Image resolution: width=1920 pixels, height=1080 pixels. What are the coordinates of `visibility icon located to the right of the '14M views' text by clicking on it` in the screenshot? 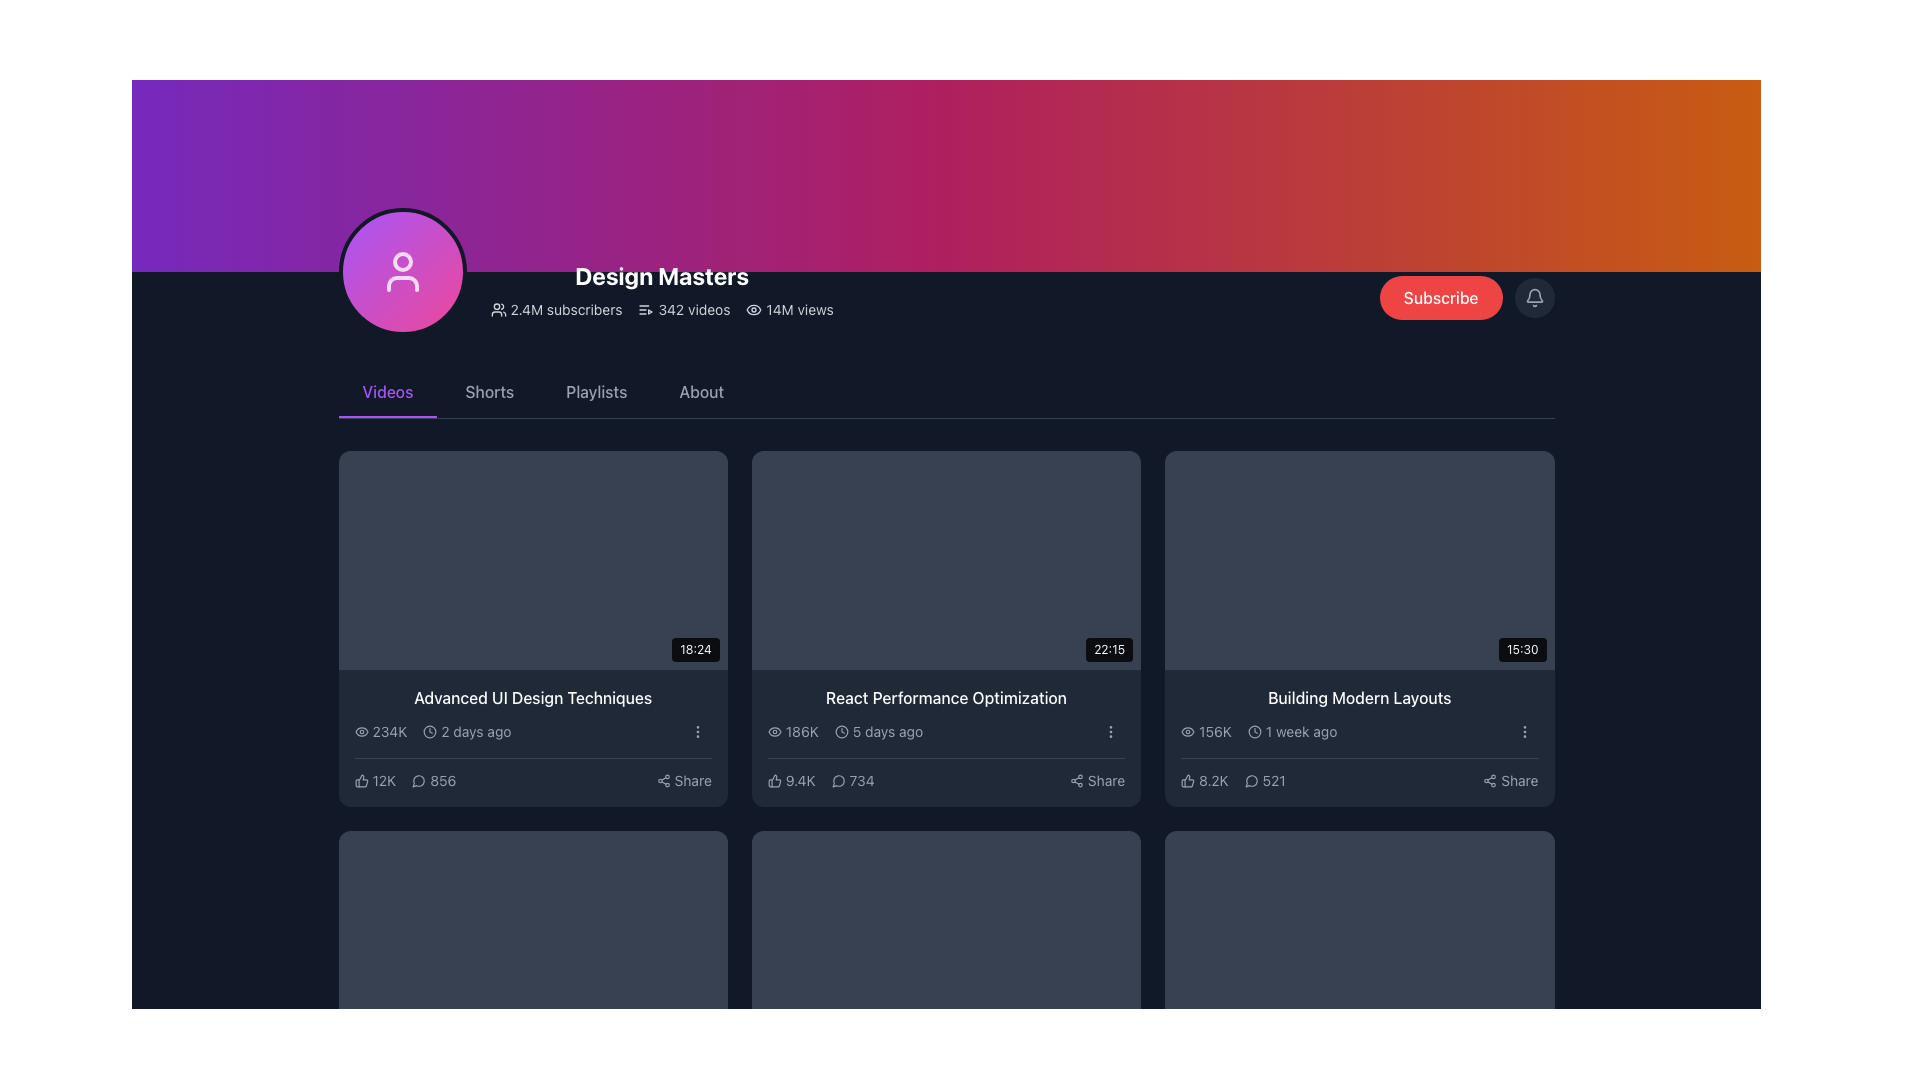 It's located at (753, 309).